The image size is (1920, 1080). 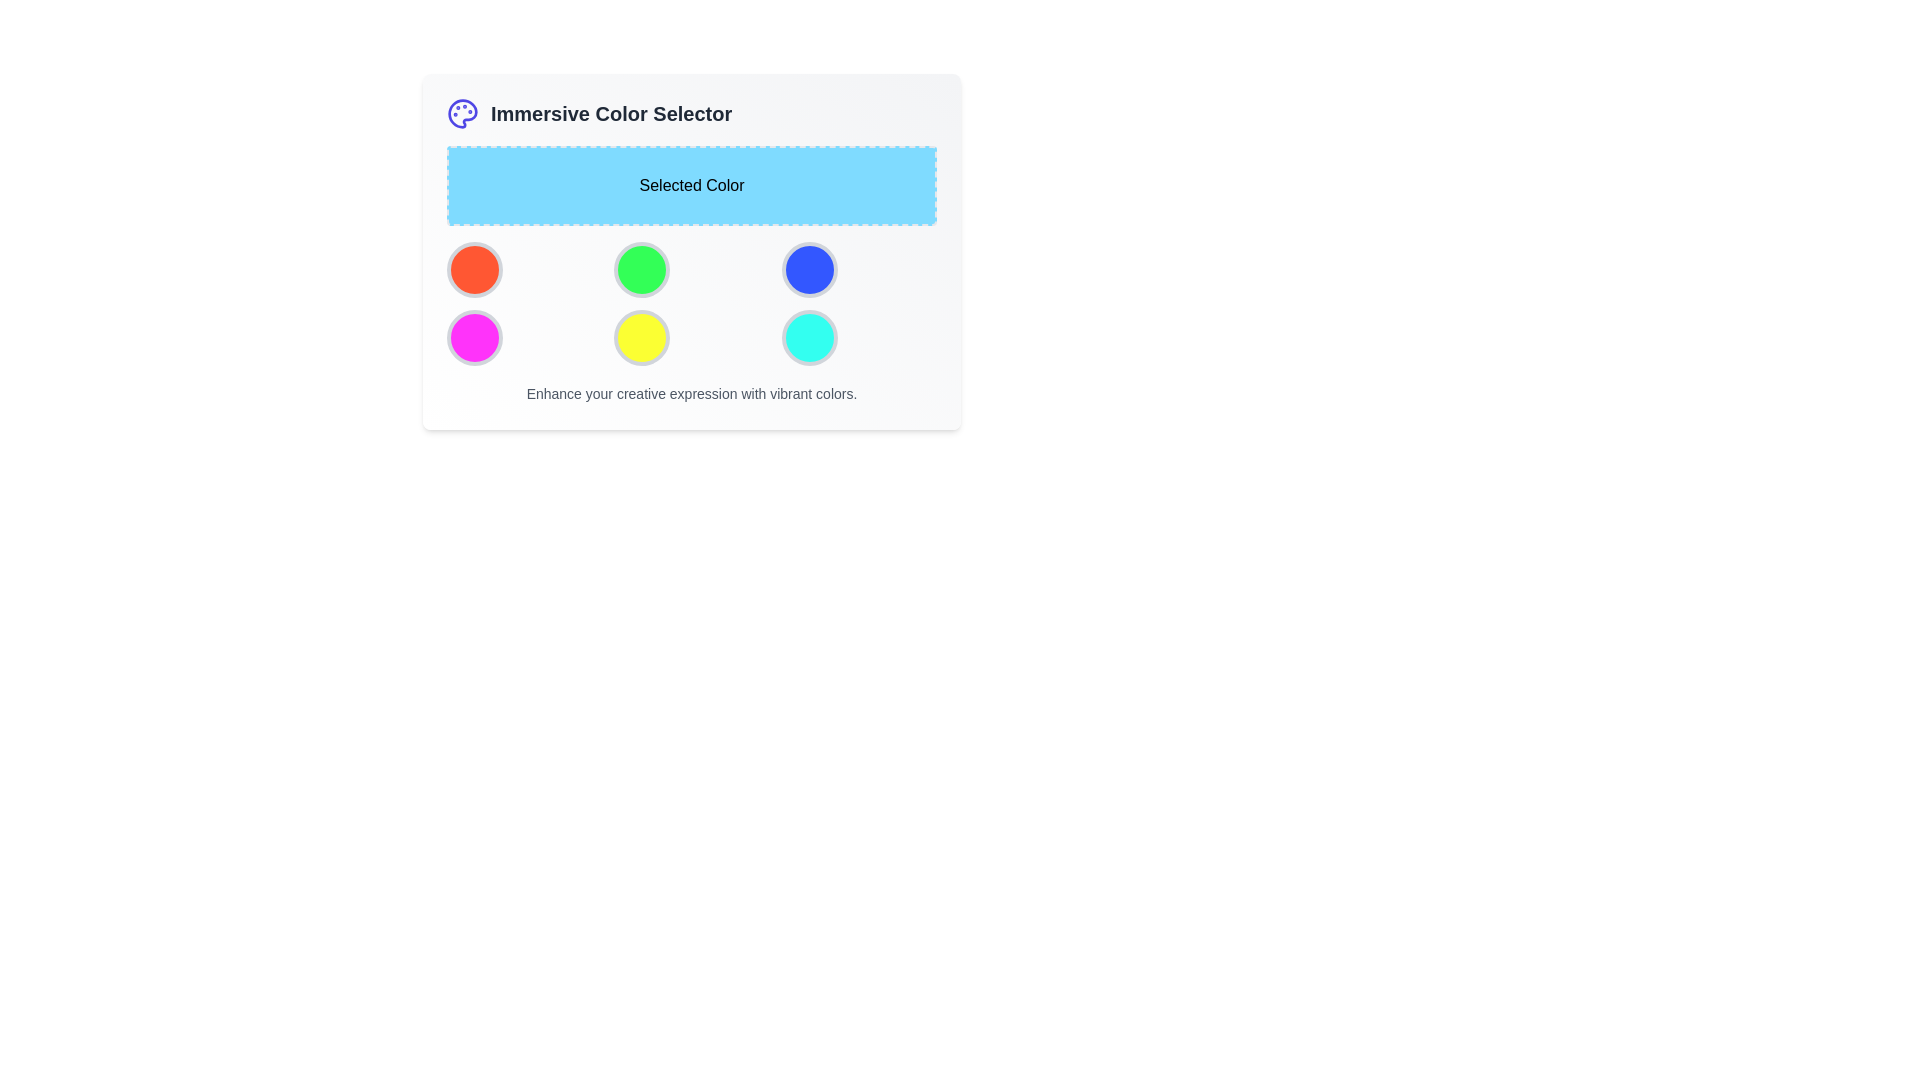 What do you see at coordinates (642, 337) in the screenshot?
I see `the vibrant circular yellow button located in the second row and second column of a grid layout` at bounding box center [642, 337].